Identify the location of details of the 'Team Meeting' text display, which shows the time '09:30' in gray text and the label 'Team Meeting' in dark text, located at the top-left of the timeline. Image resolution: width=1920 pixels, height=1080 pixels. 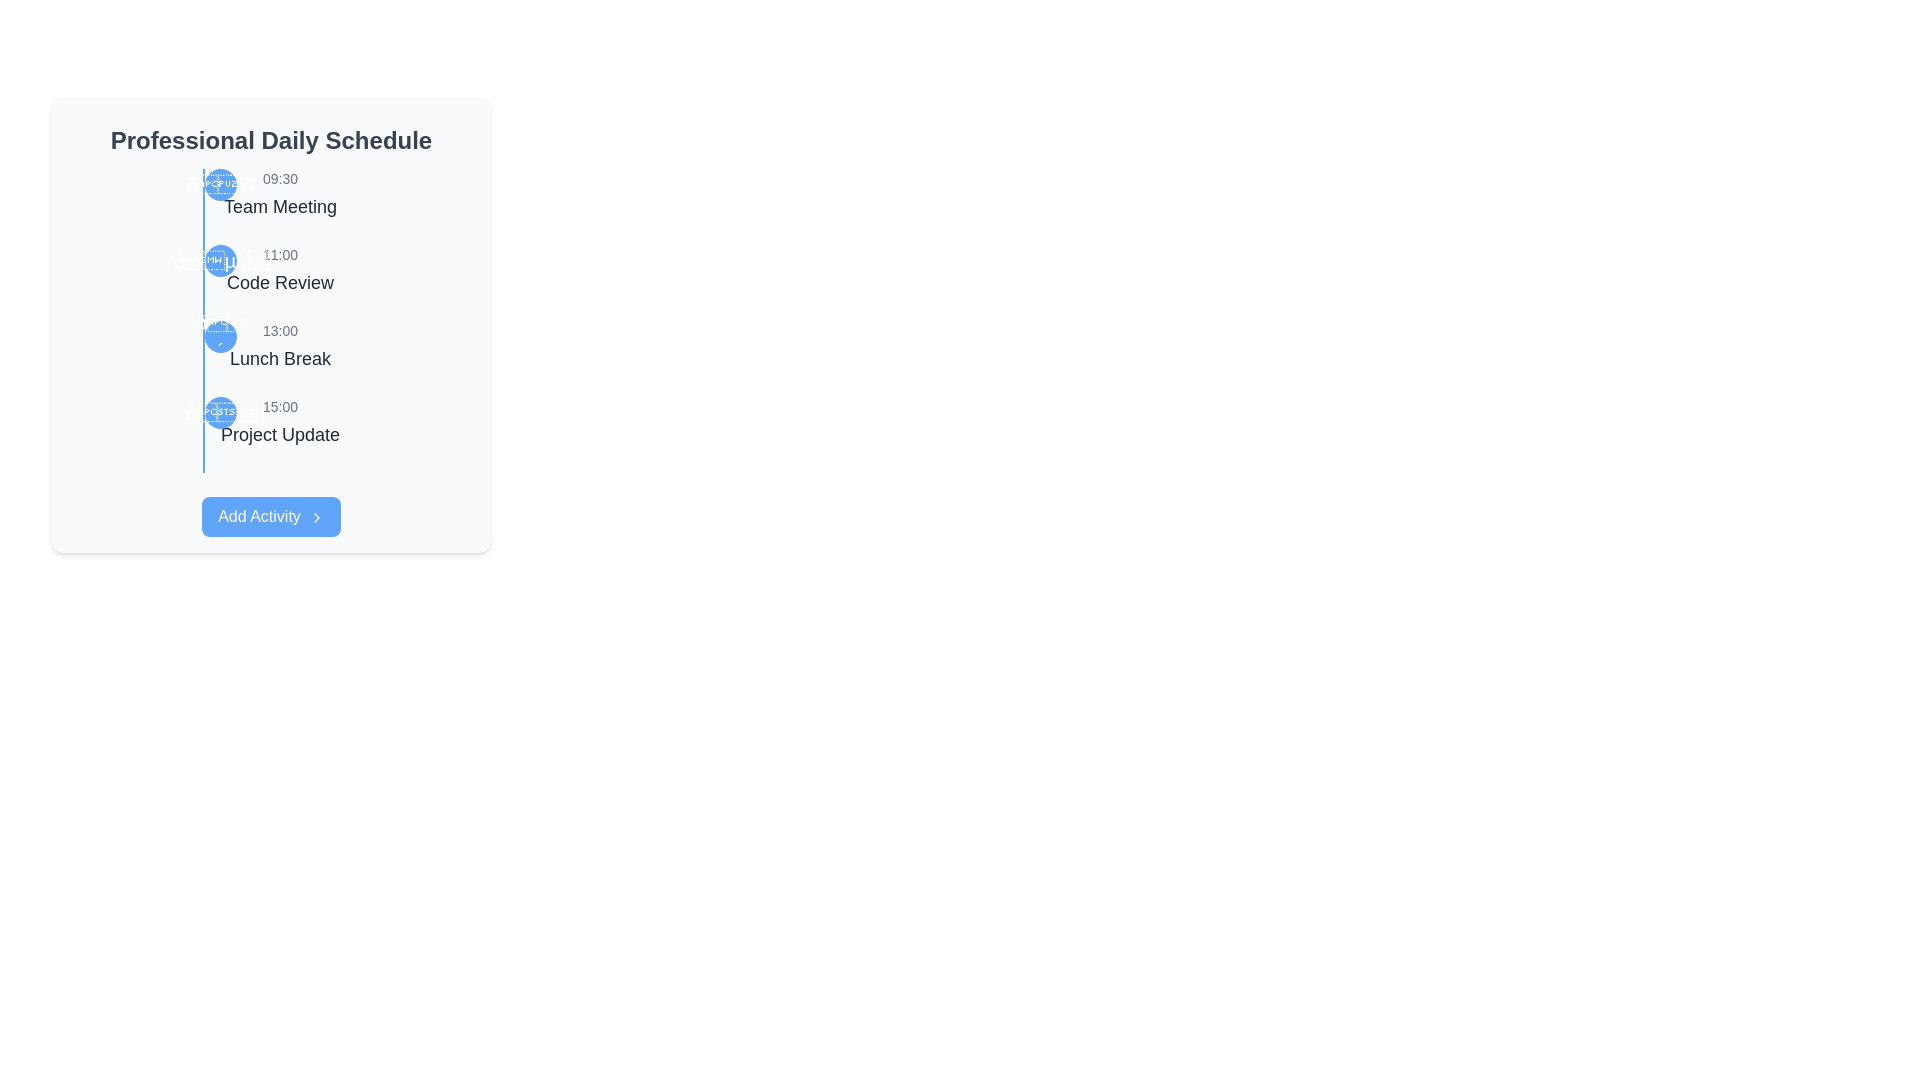
(279, 195).